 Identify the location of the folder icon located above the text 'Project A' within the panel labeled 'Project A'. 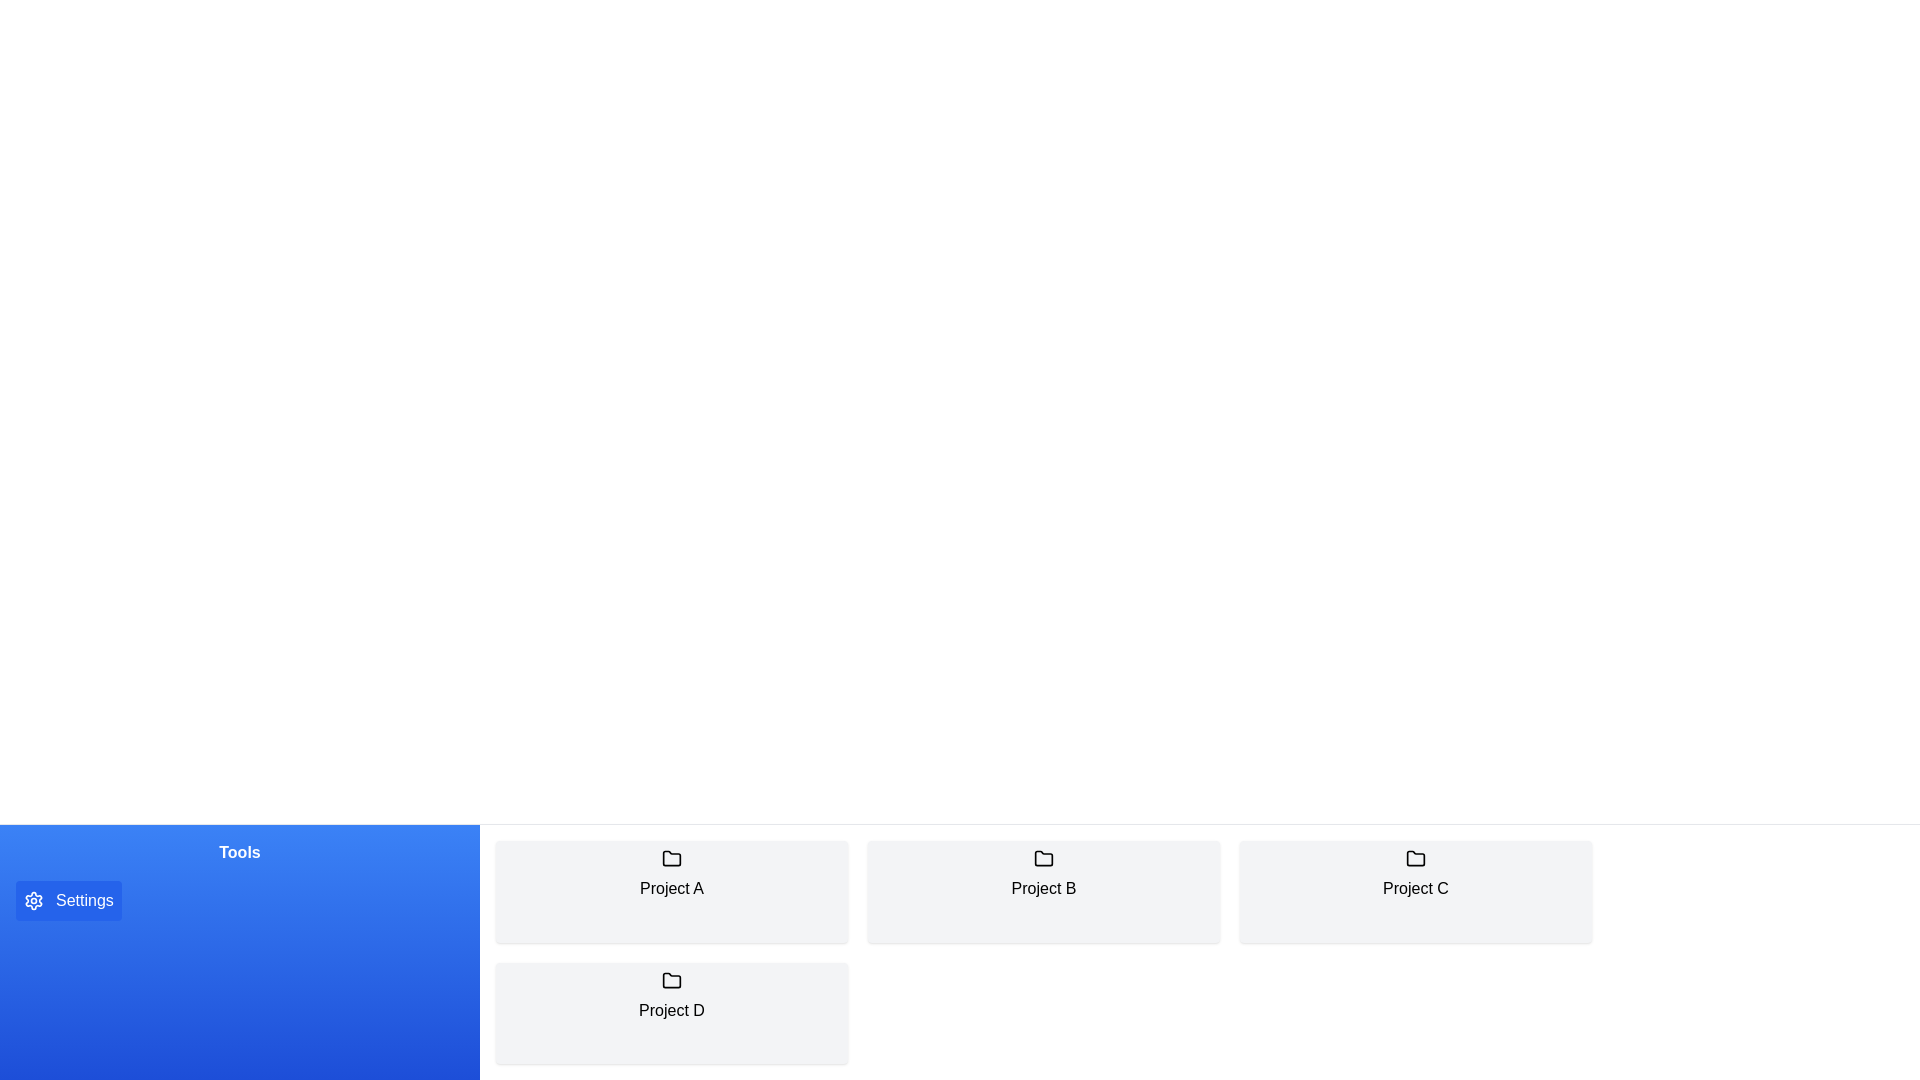
(672, 858).